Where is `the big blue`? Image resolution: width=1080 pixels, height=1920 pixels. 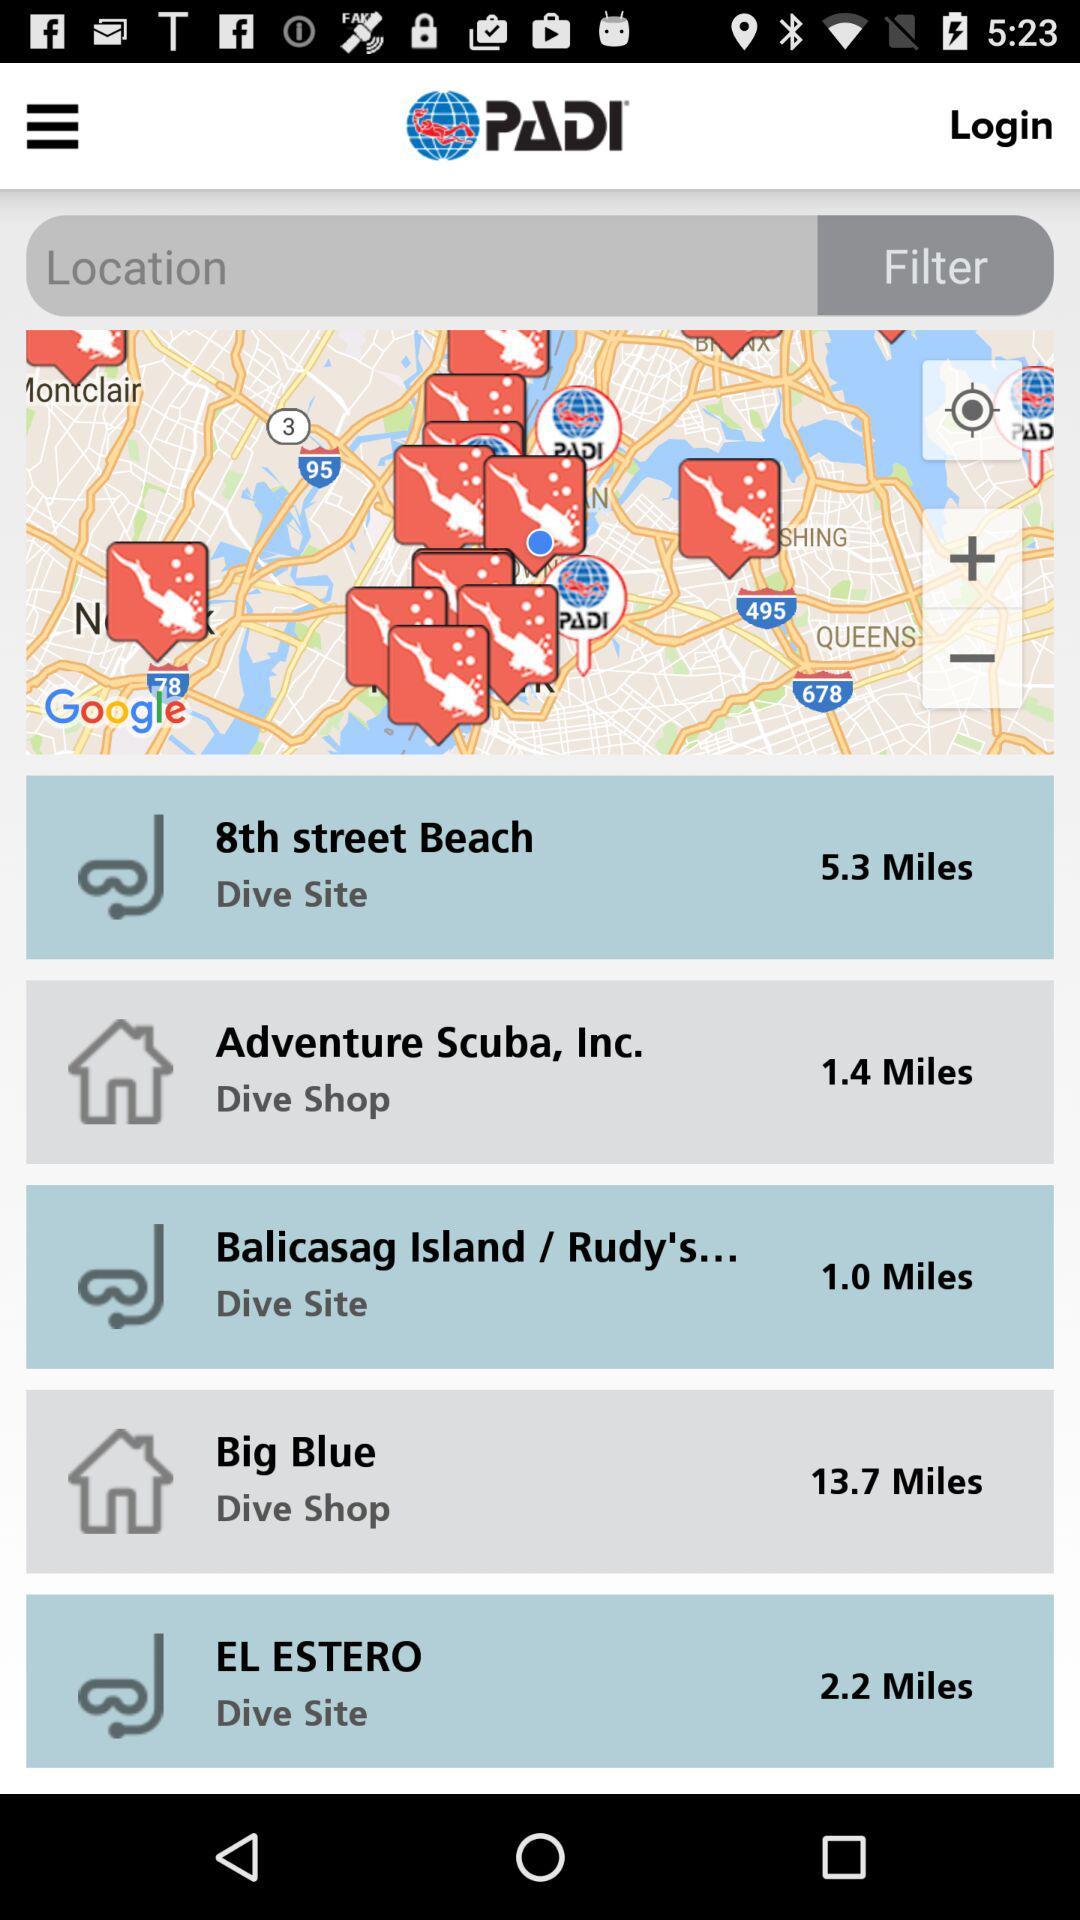
the big blue is located at coordinates (490, 1434).